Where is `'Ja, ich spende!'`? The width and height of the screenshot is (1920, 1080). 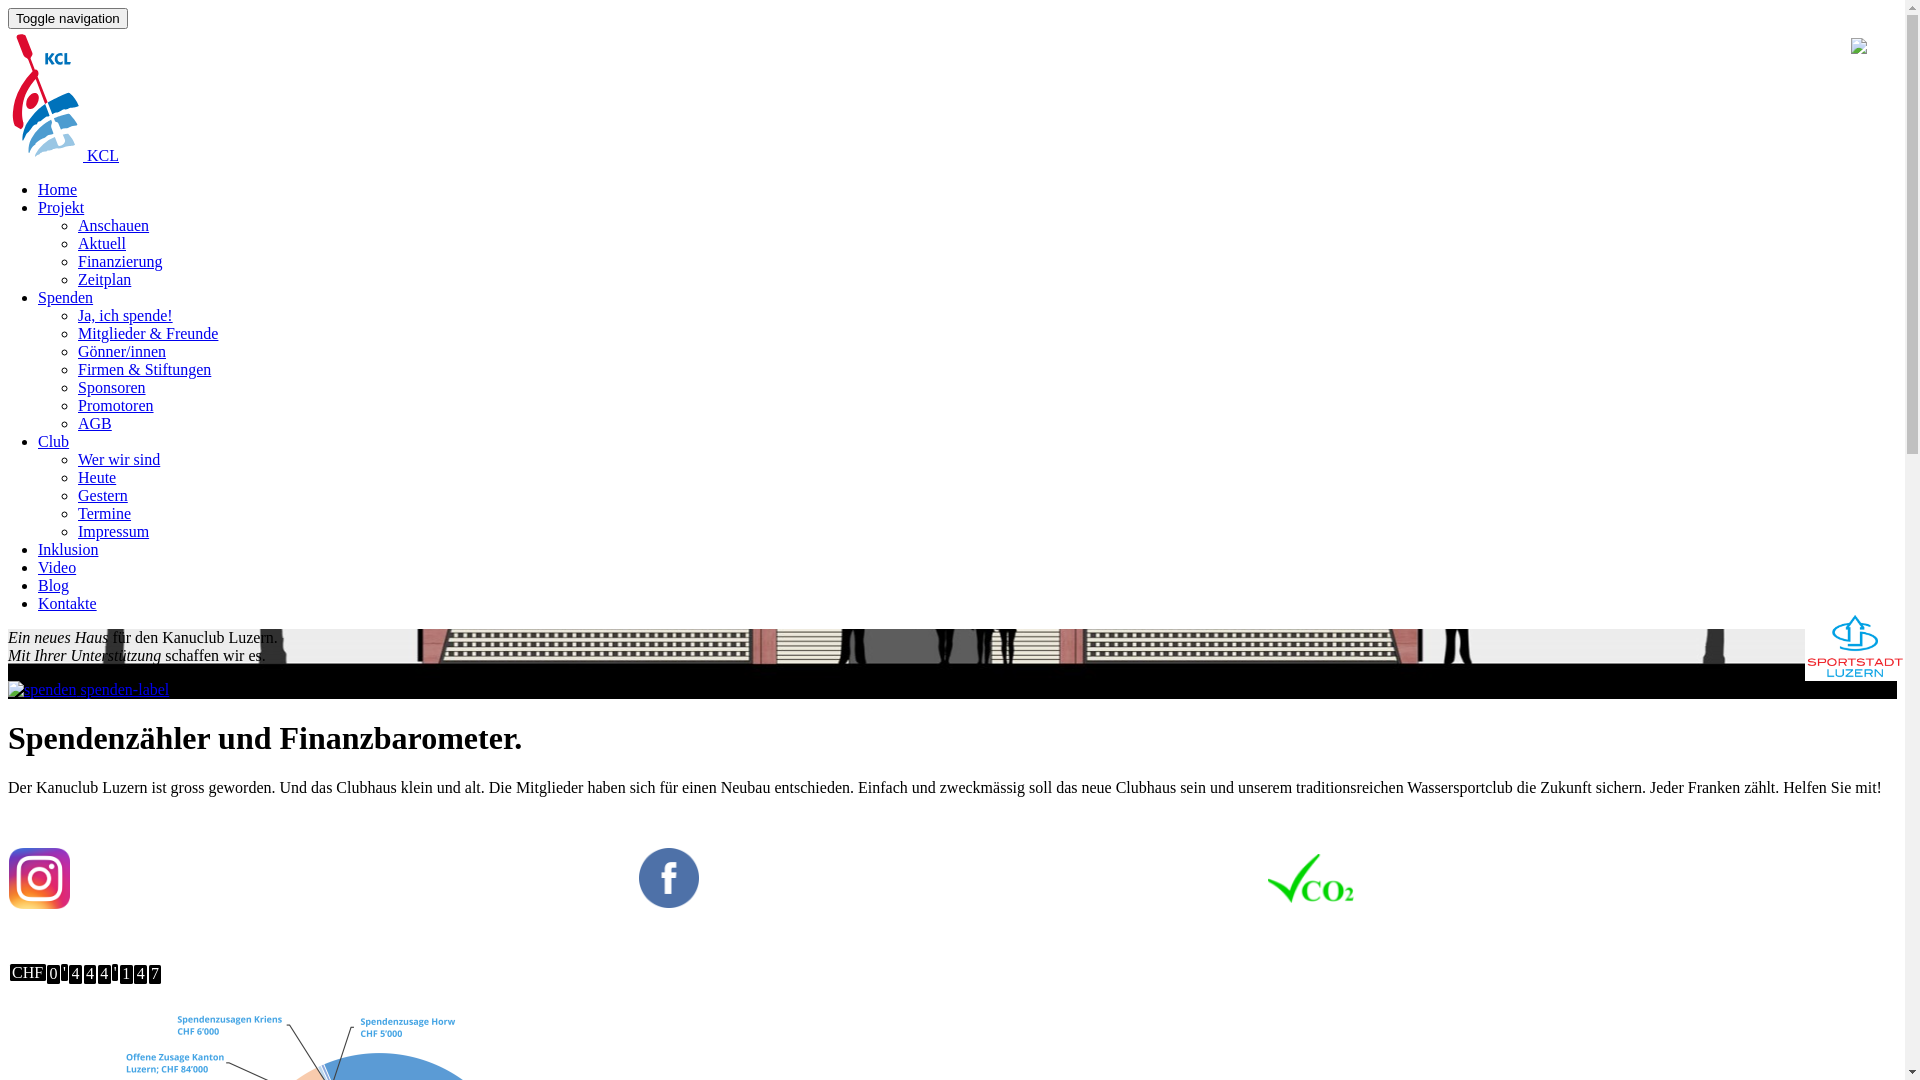
'Ja, ich spende!' is located at coordinates (124, 315).